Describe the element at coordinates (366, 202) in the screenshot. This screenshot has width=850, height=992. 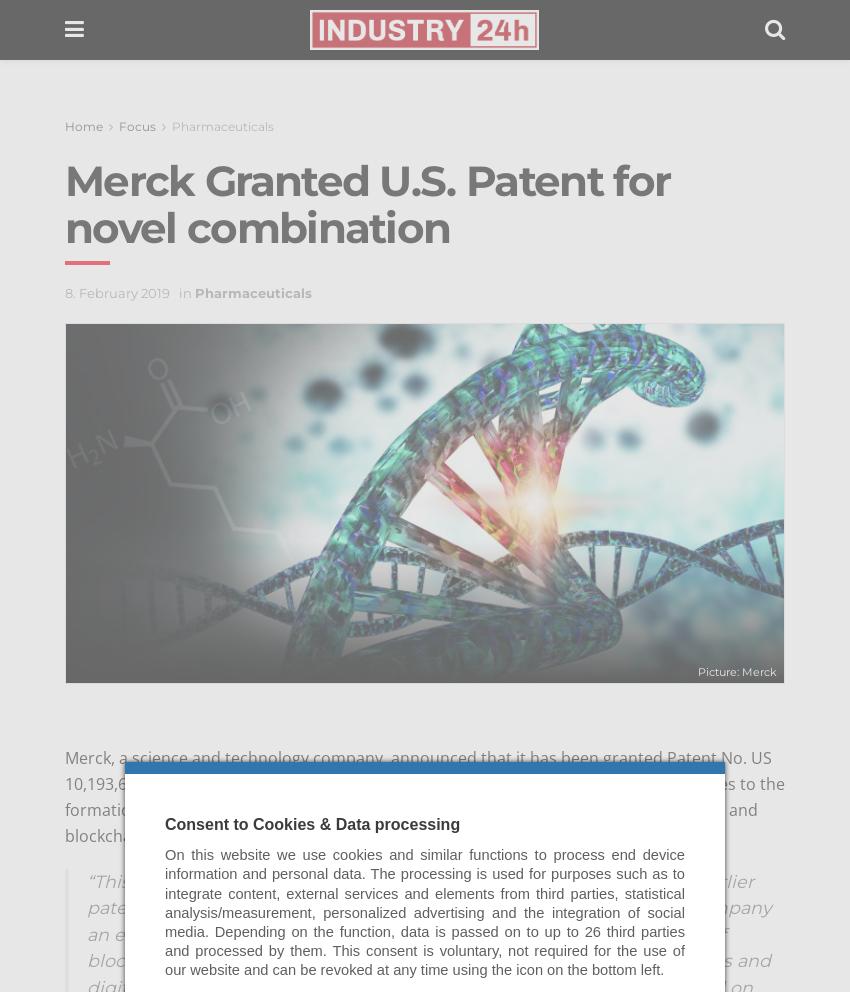
I see `'Merck Granted U.S. Patent for novel combination'` at that location.